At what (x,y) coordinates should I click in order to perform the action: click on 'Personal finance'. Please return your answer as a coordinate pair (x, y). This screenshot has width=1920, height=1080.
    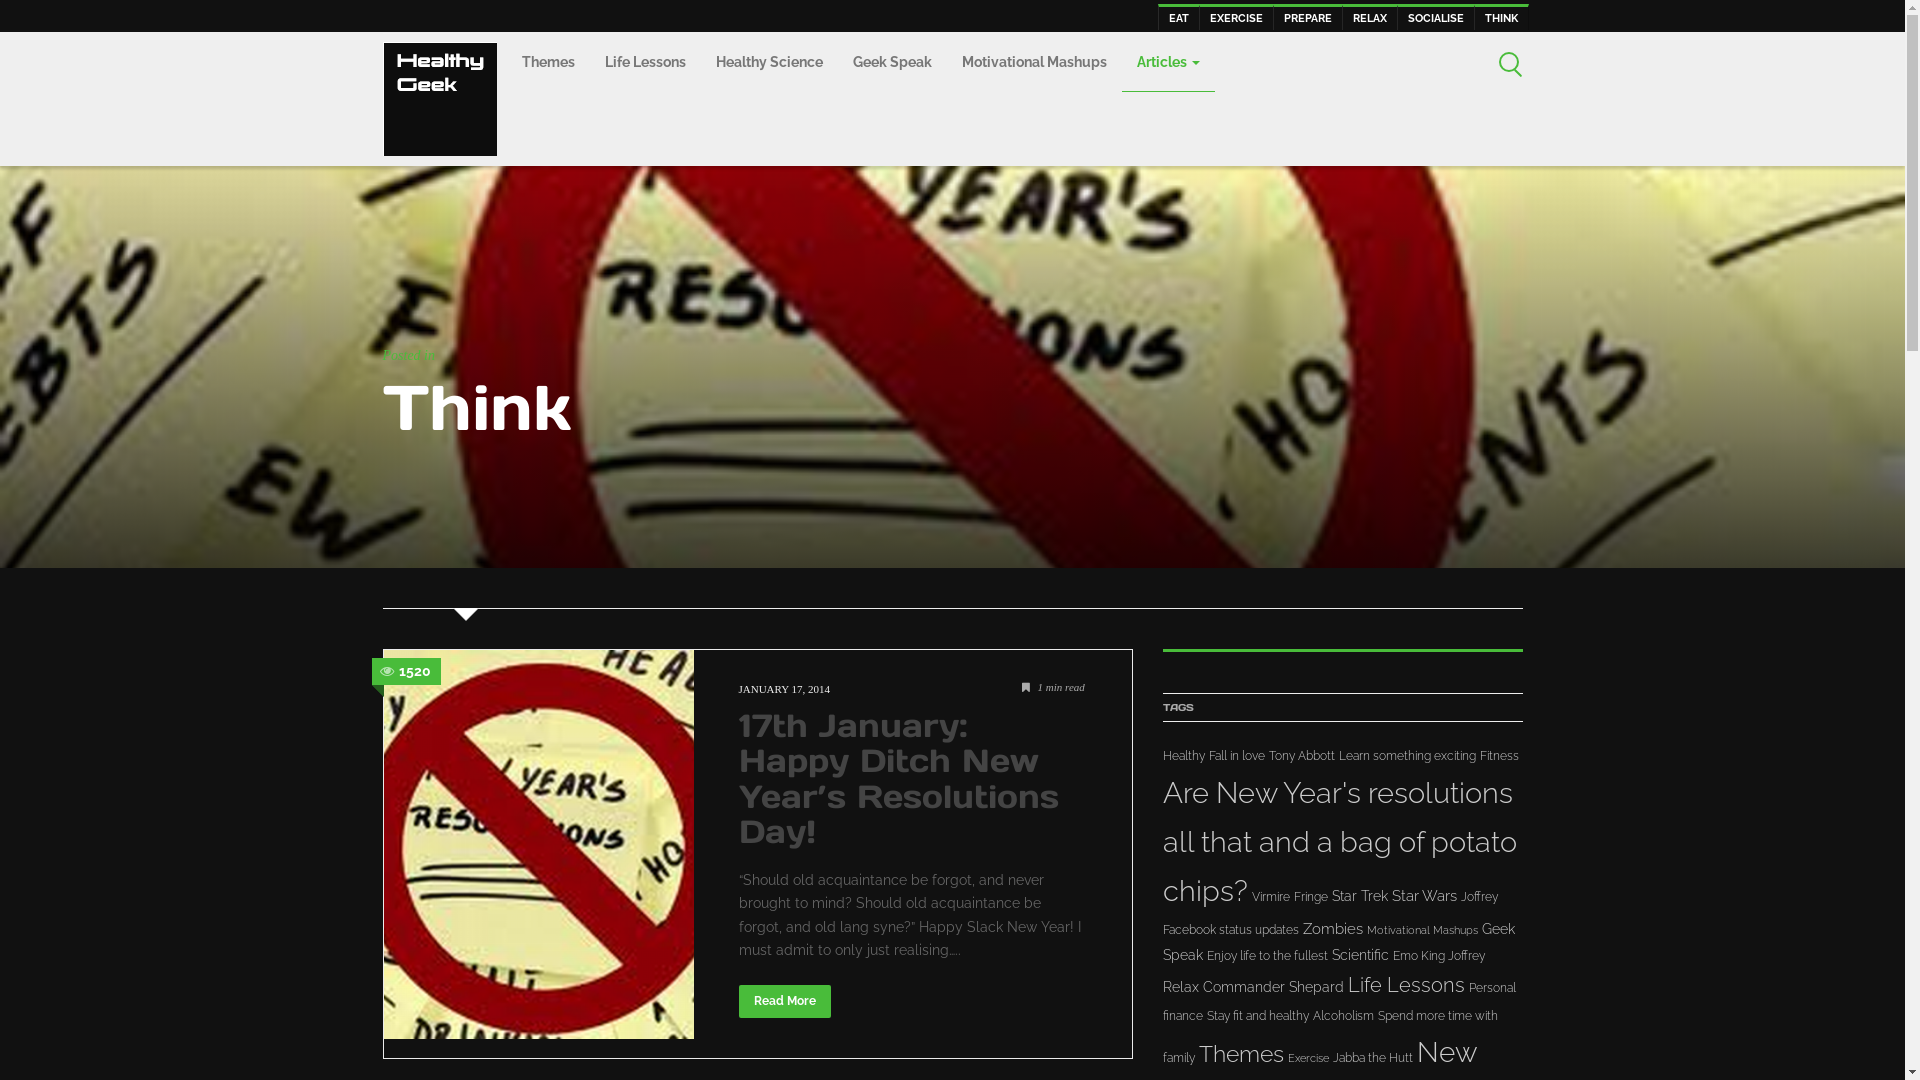
    Looking at the image, I should click on (1338, 1002).